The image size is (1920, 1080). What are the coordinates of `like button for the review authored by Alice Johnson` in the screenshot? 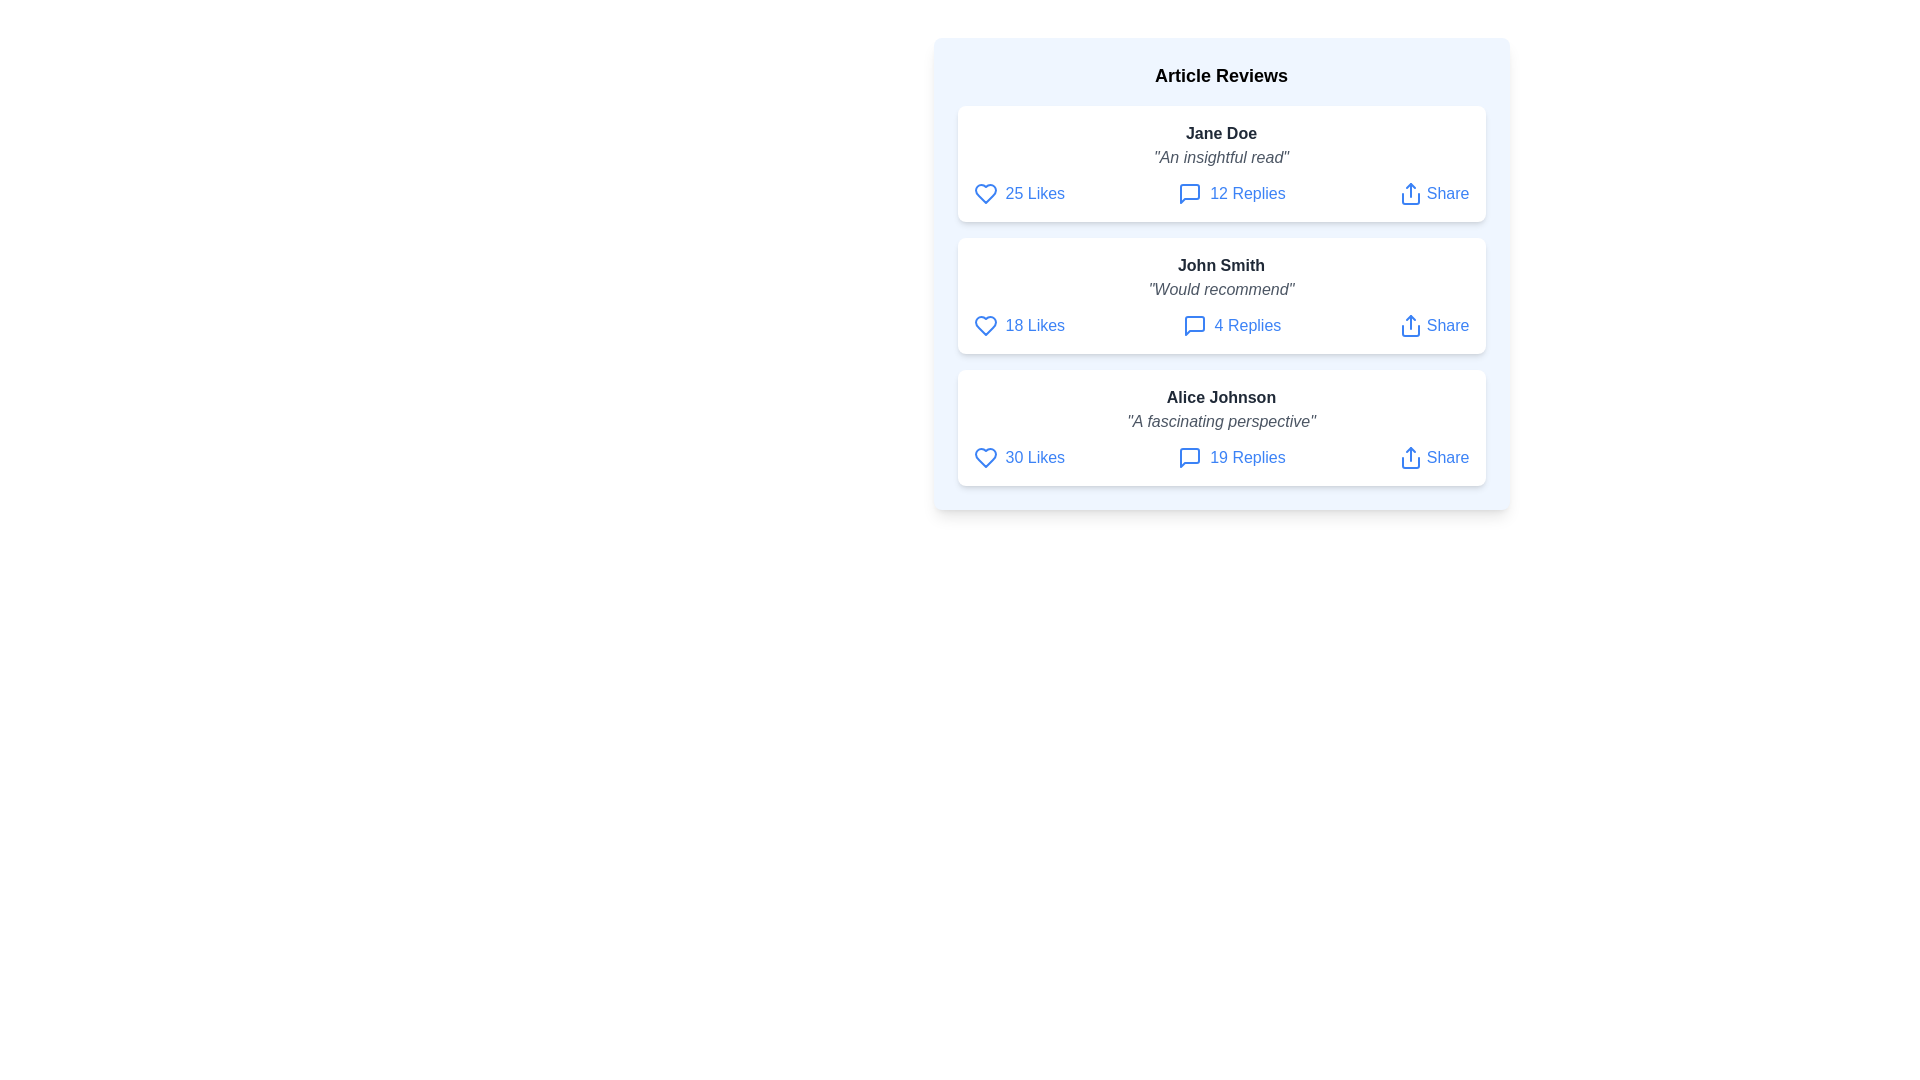 It's located at (985, 458).